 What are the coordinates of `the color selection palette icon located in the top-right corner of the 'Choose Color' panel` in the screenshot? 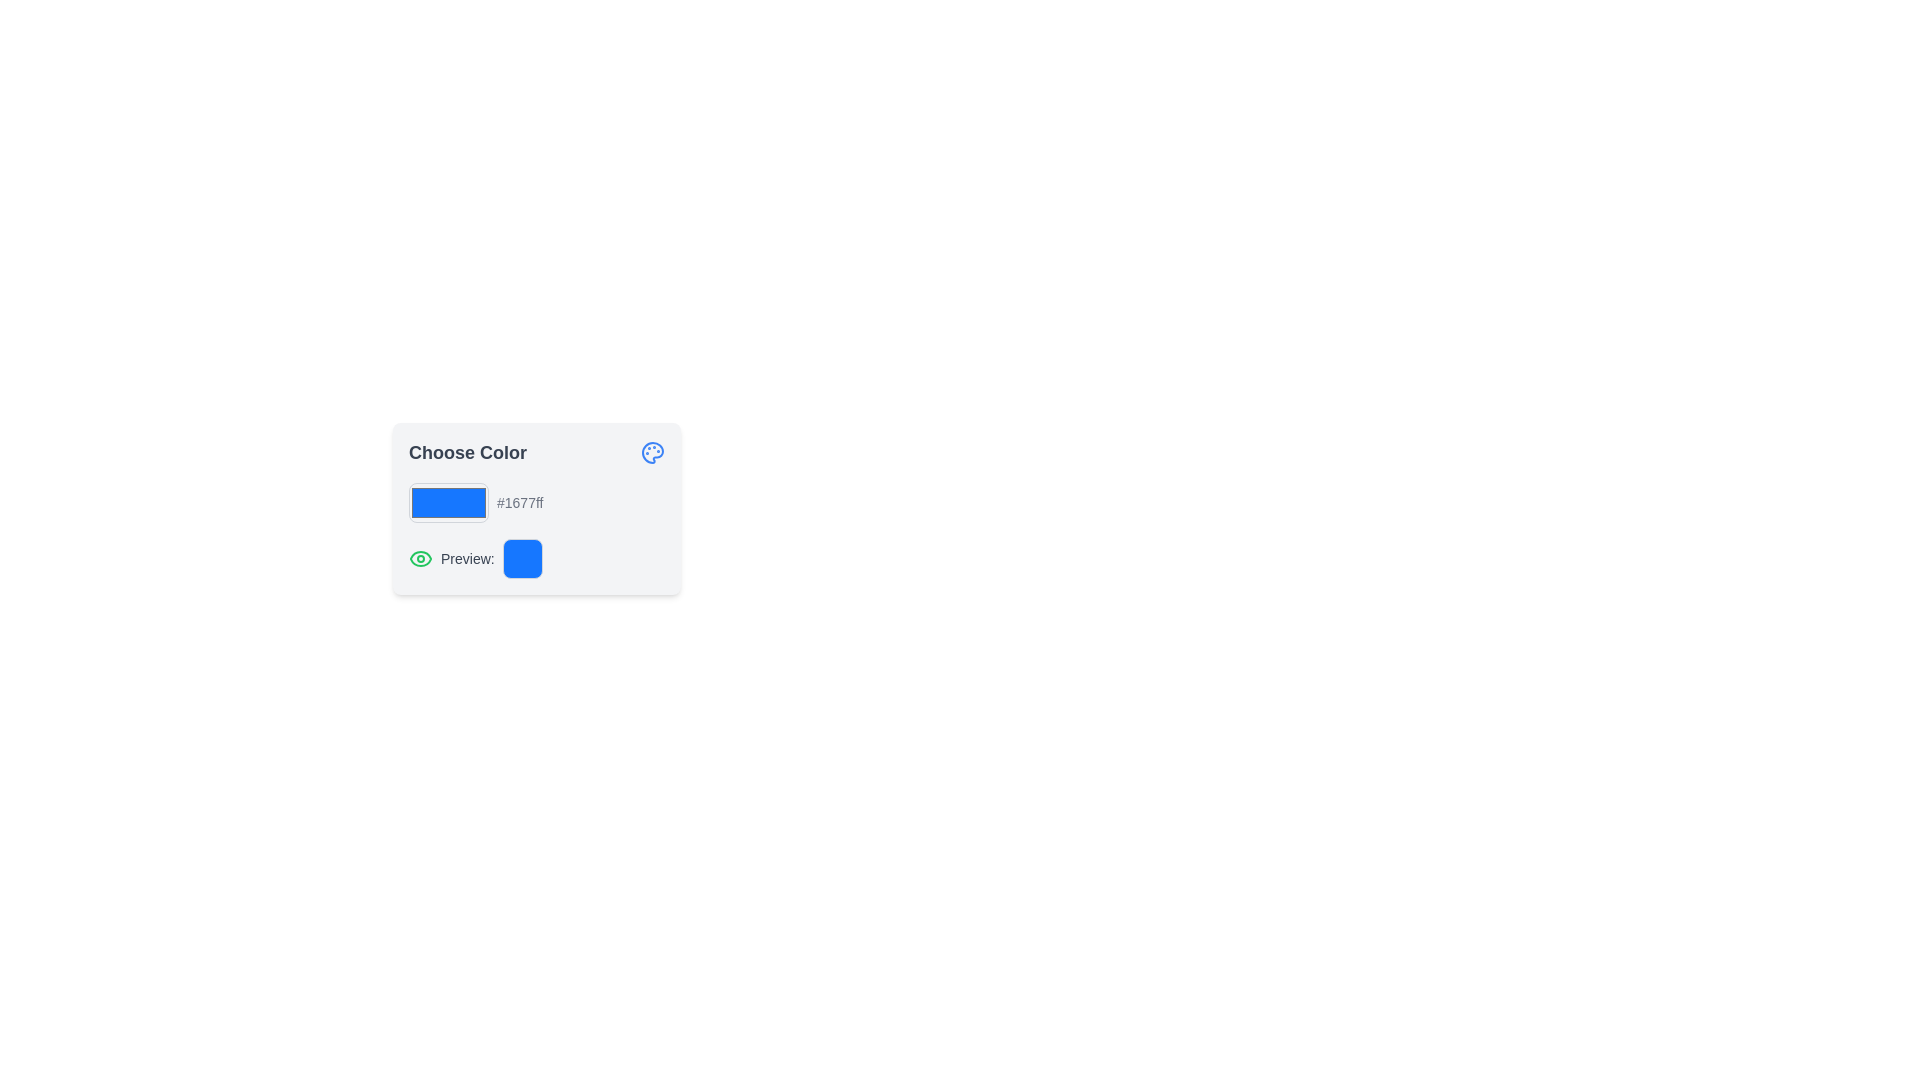 It's located at (652, 452).